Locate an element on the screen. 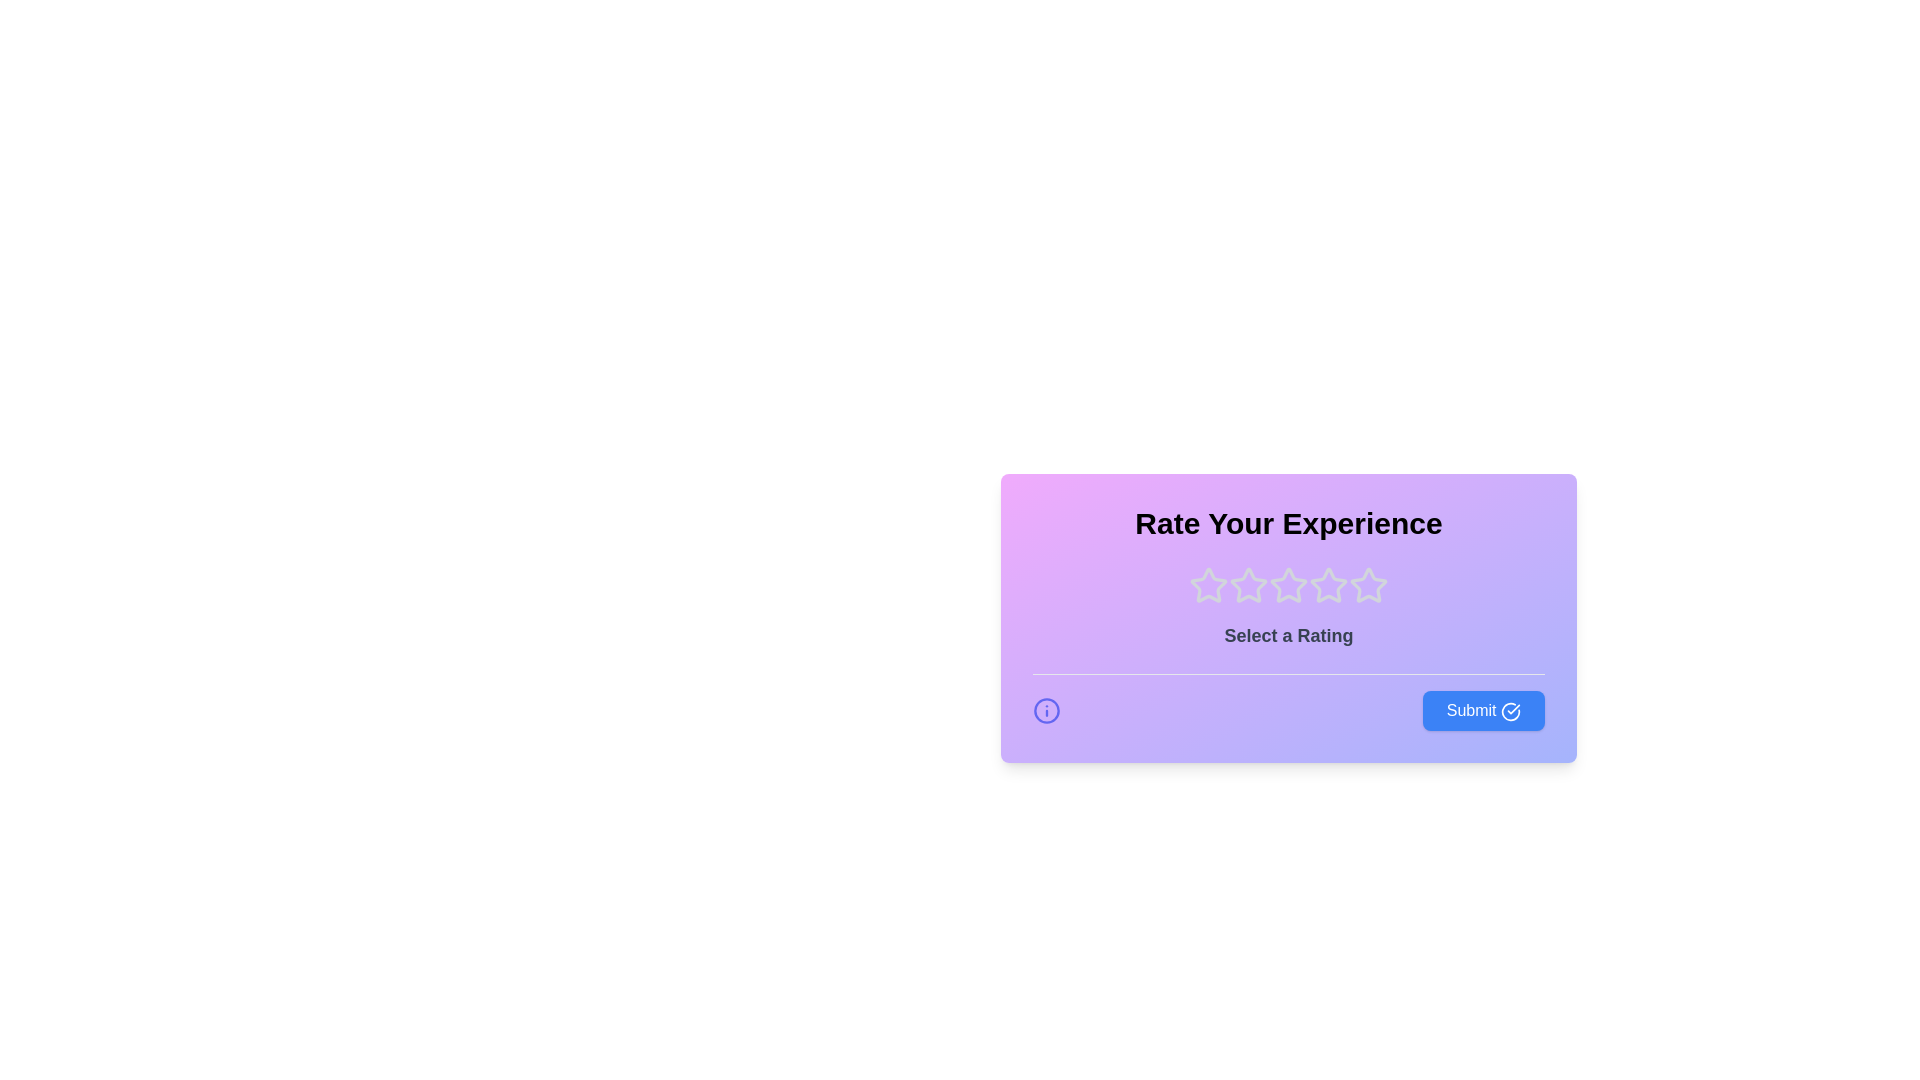 The image size is (1920, 1080). the star corresponding to 5 rating is located at coordinates (1367, 585).